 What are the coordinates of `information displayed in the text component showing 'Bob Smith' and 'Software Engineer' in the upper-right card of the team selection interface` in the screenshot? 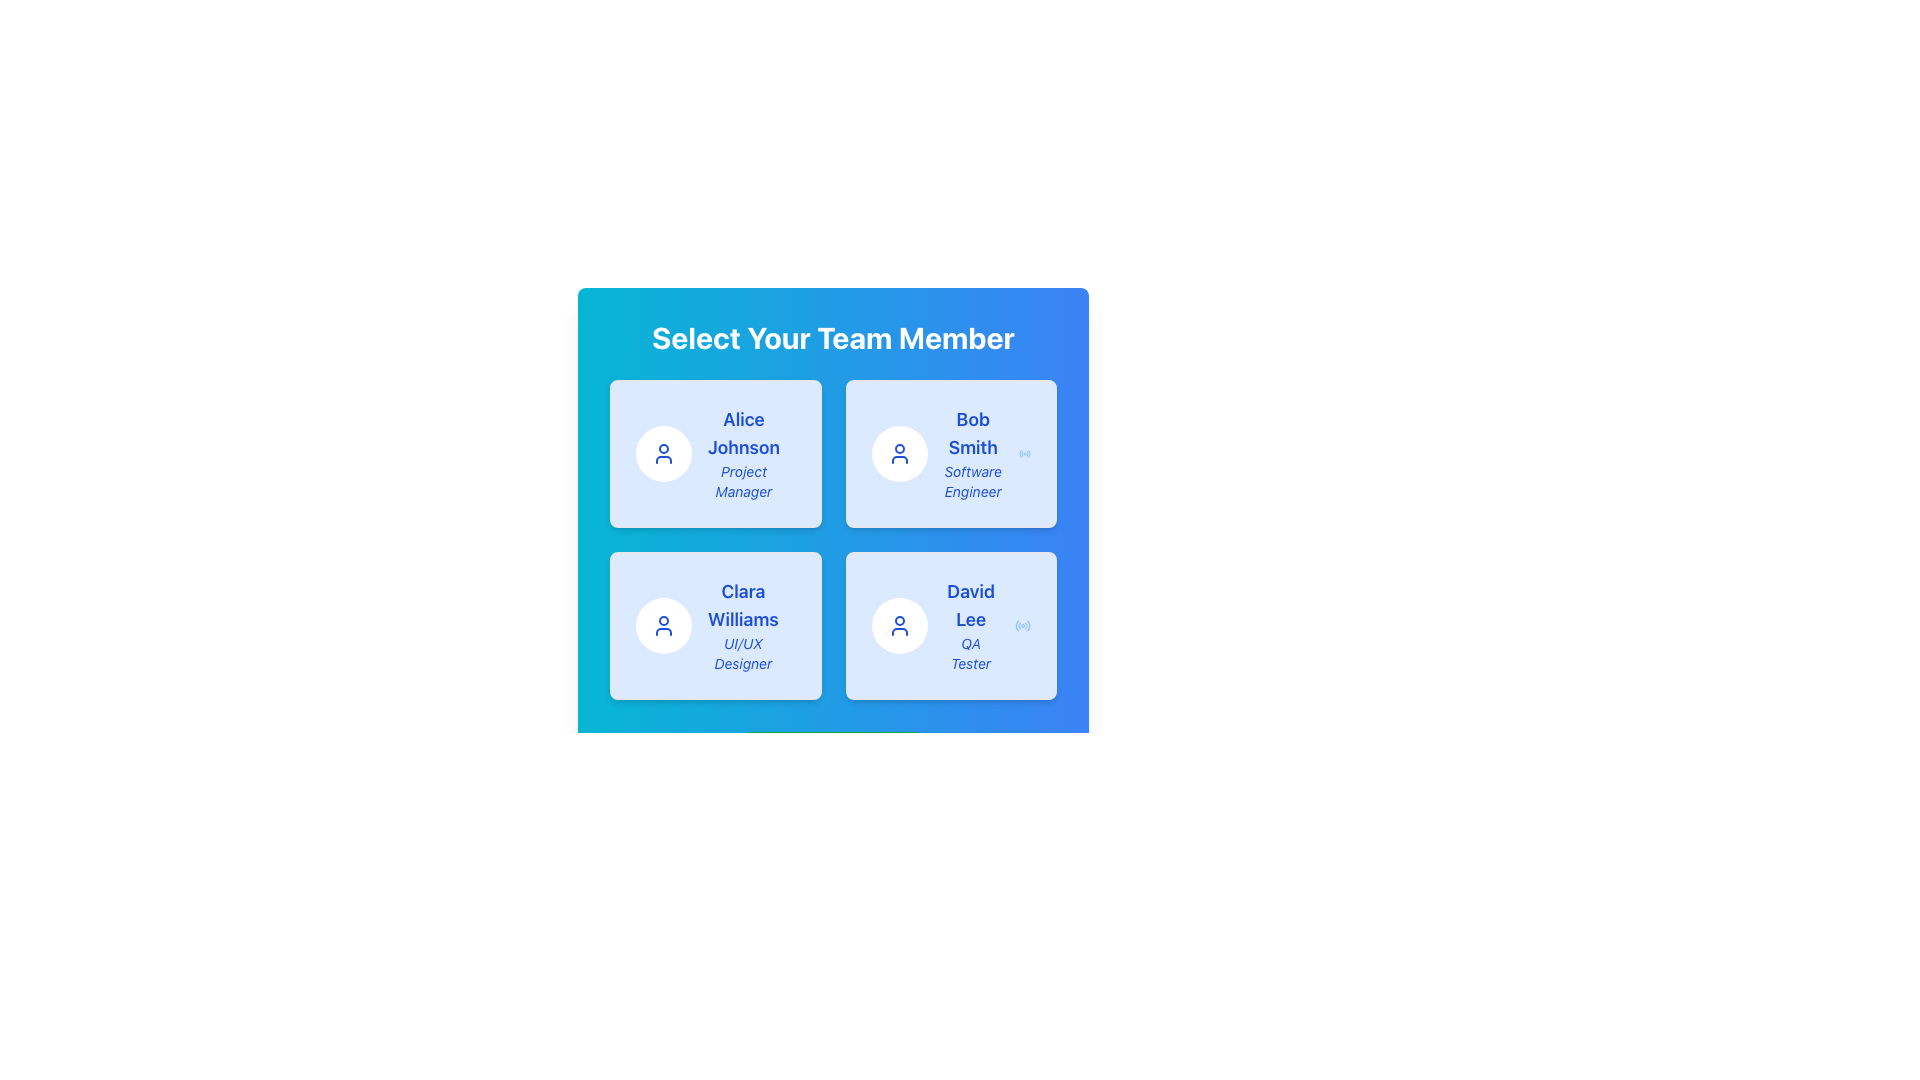 It's located at (973, 454).